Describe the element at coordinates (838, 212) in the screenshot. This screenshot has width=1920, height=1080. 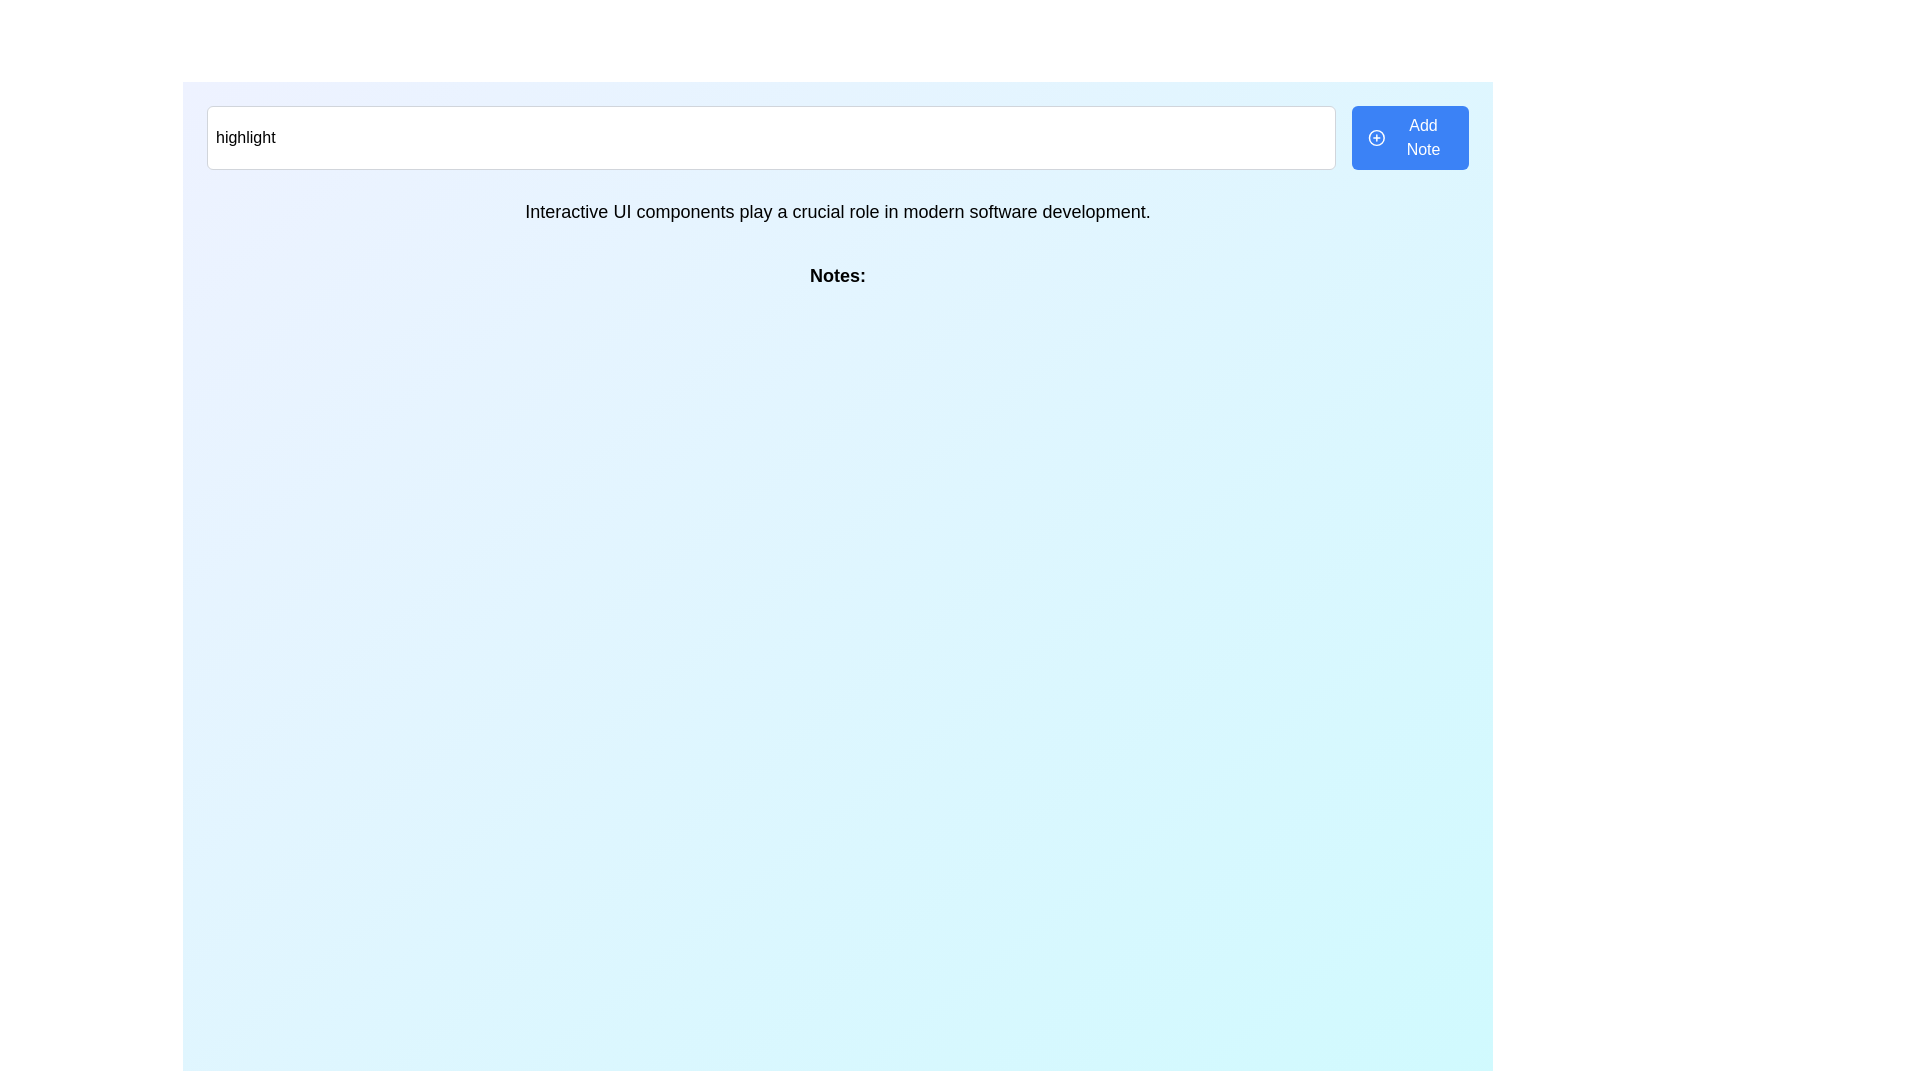
I see `text content from the text block displaying 'Interactive UI components play a crucial role in modern software development.' located in the central upper part of the interface` at that location.